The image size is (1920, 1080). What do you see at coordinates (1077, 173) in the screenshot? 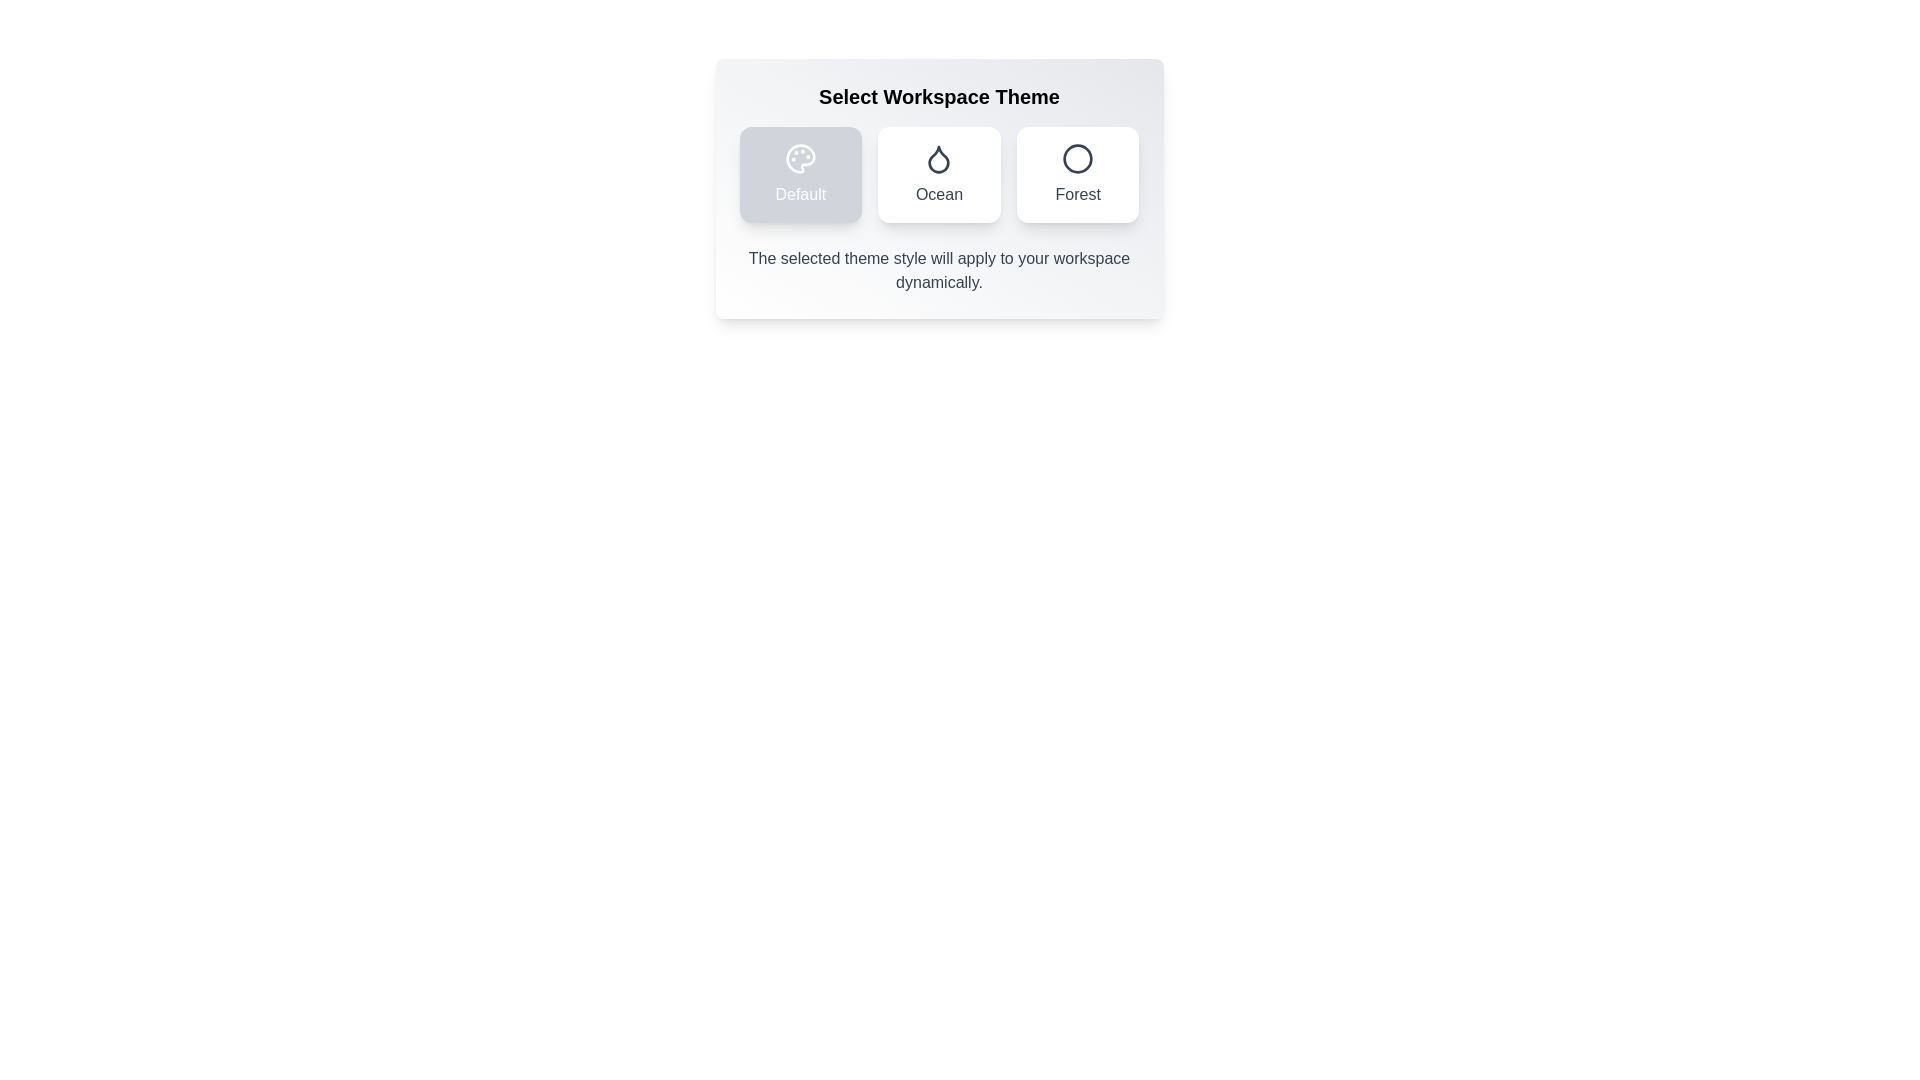
I see `the button corresponding to the Forest theme` at bounding box center [1077, 173].